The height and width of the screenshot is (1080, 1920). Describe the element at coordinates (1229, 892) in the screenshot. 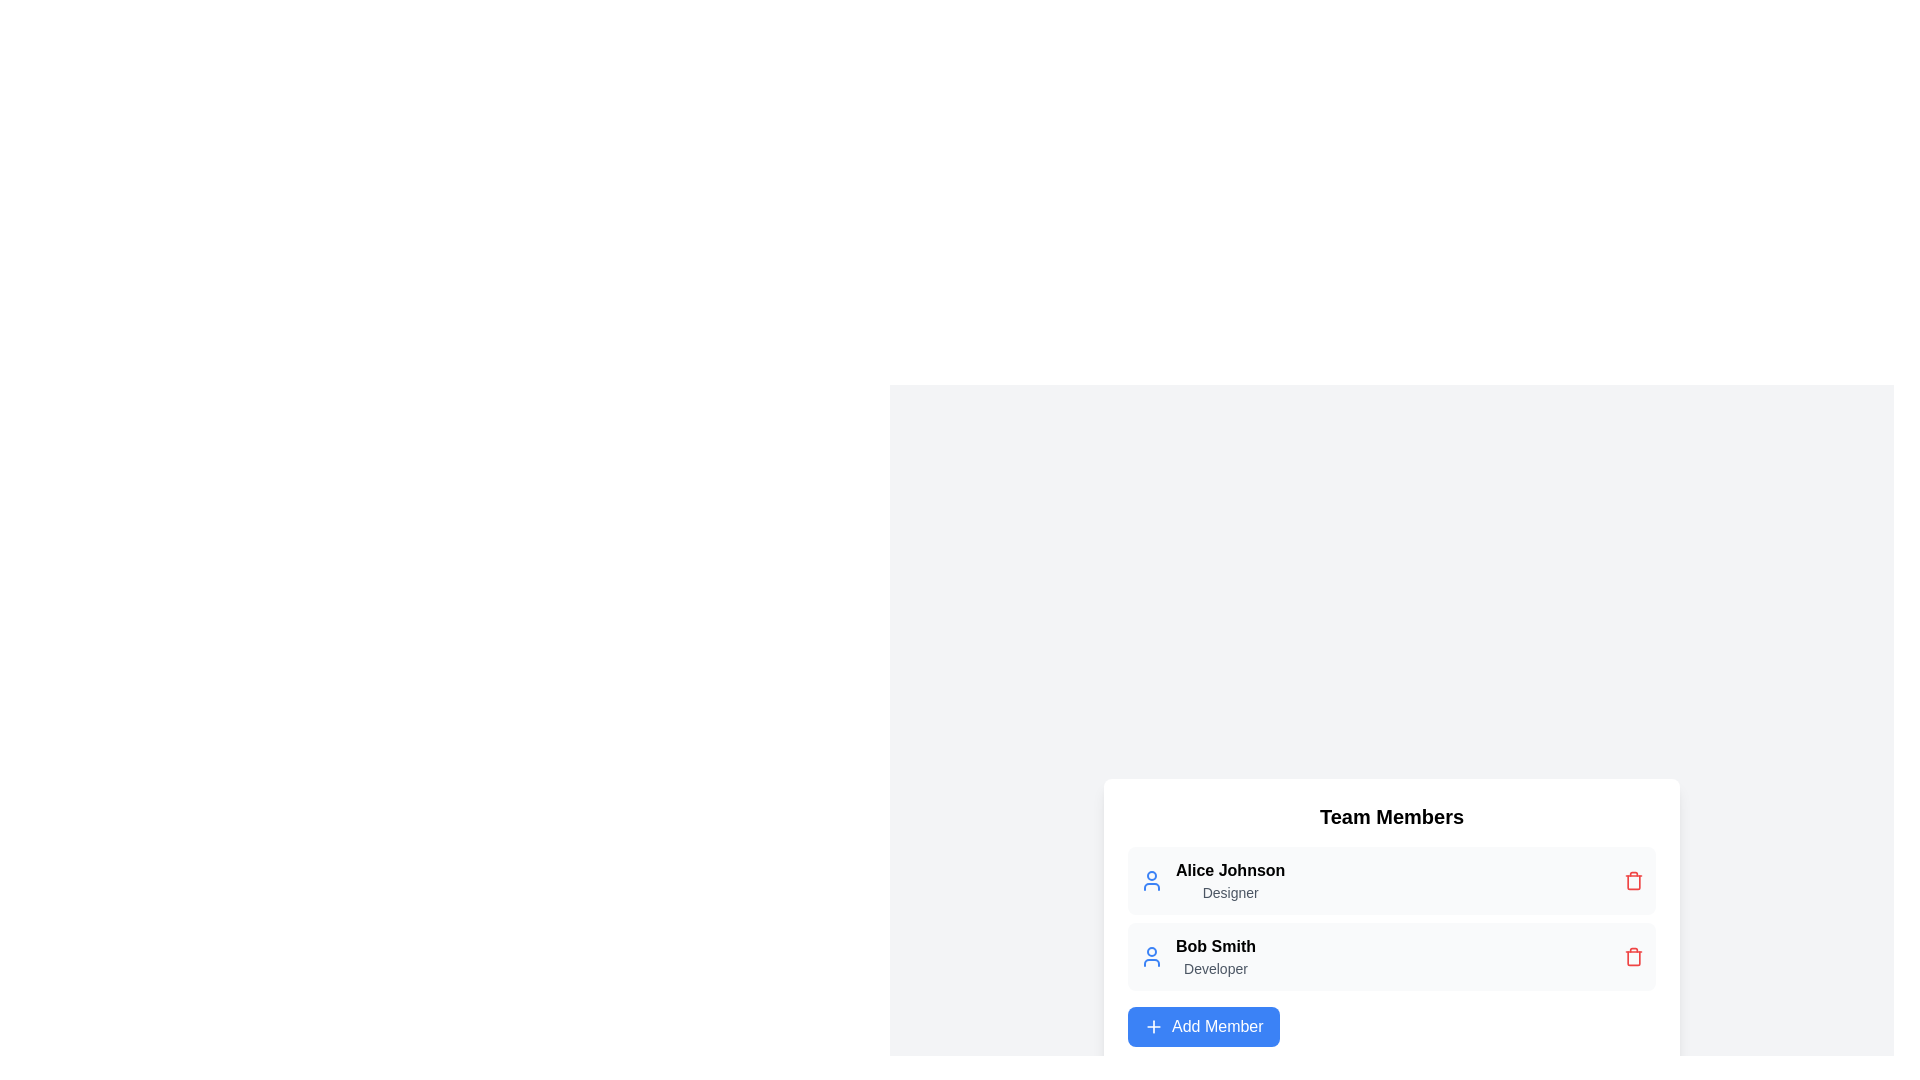

I see `the 'Designer' label in the 'Team Members' section, which indicates the profession of 'Alice Johnson'` at that location.